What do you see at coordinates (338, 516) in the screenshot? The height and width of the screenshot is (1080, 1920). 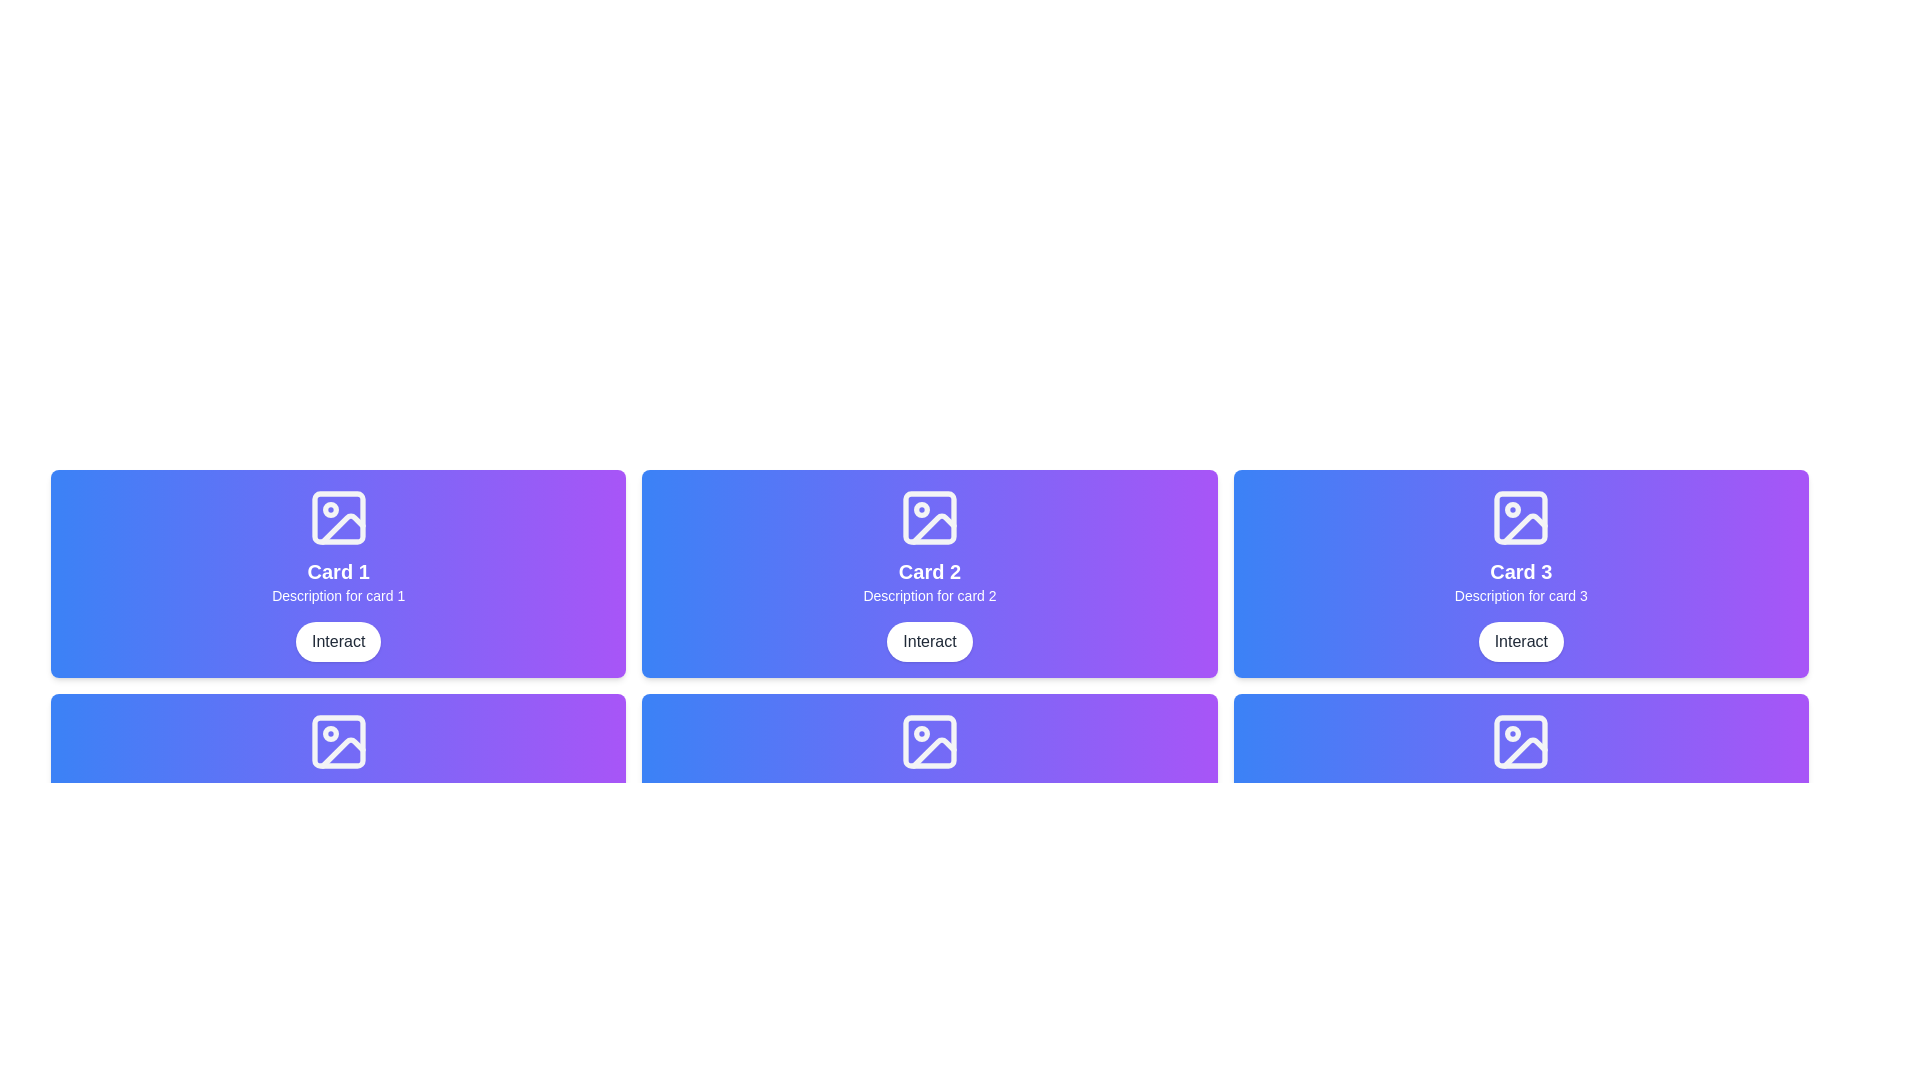 I see `the small rectangle at the top-left corner of the image frame in the 'Card 1' section` at bounding box center [338, 516].